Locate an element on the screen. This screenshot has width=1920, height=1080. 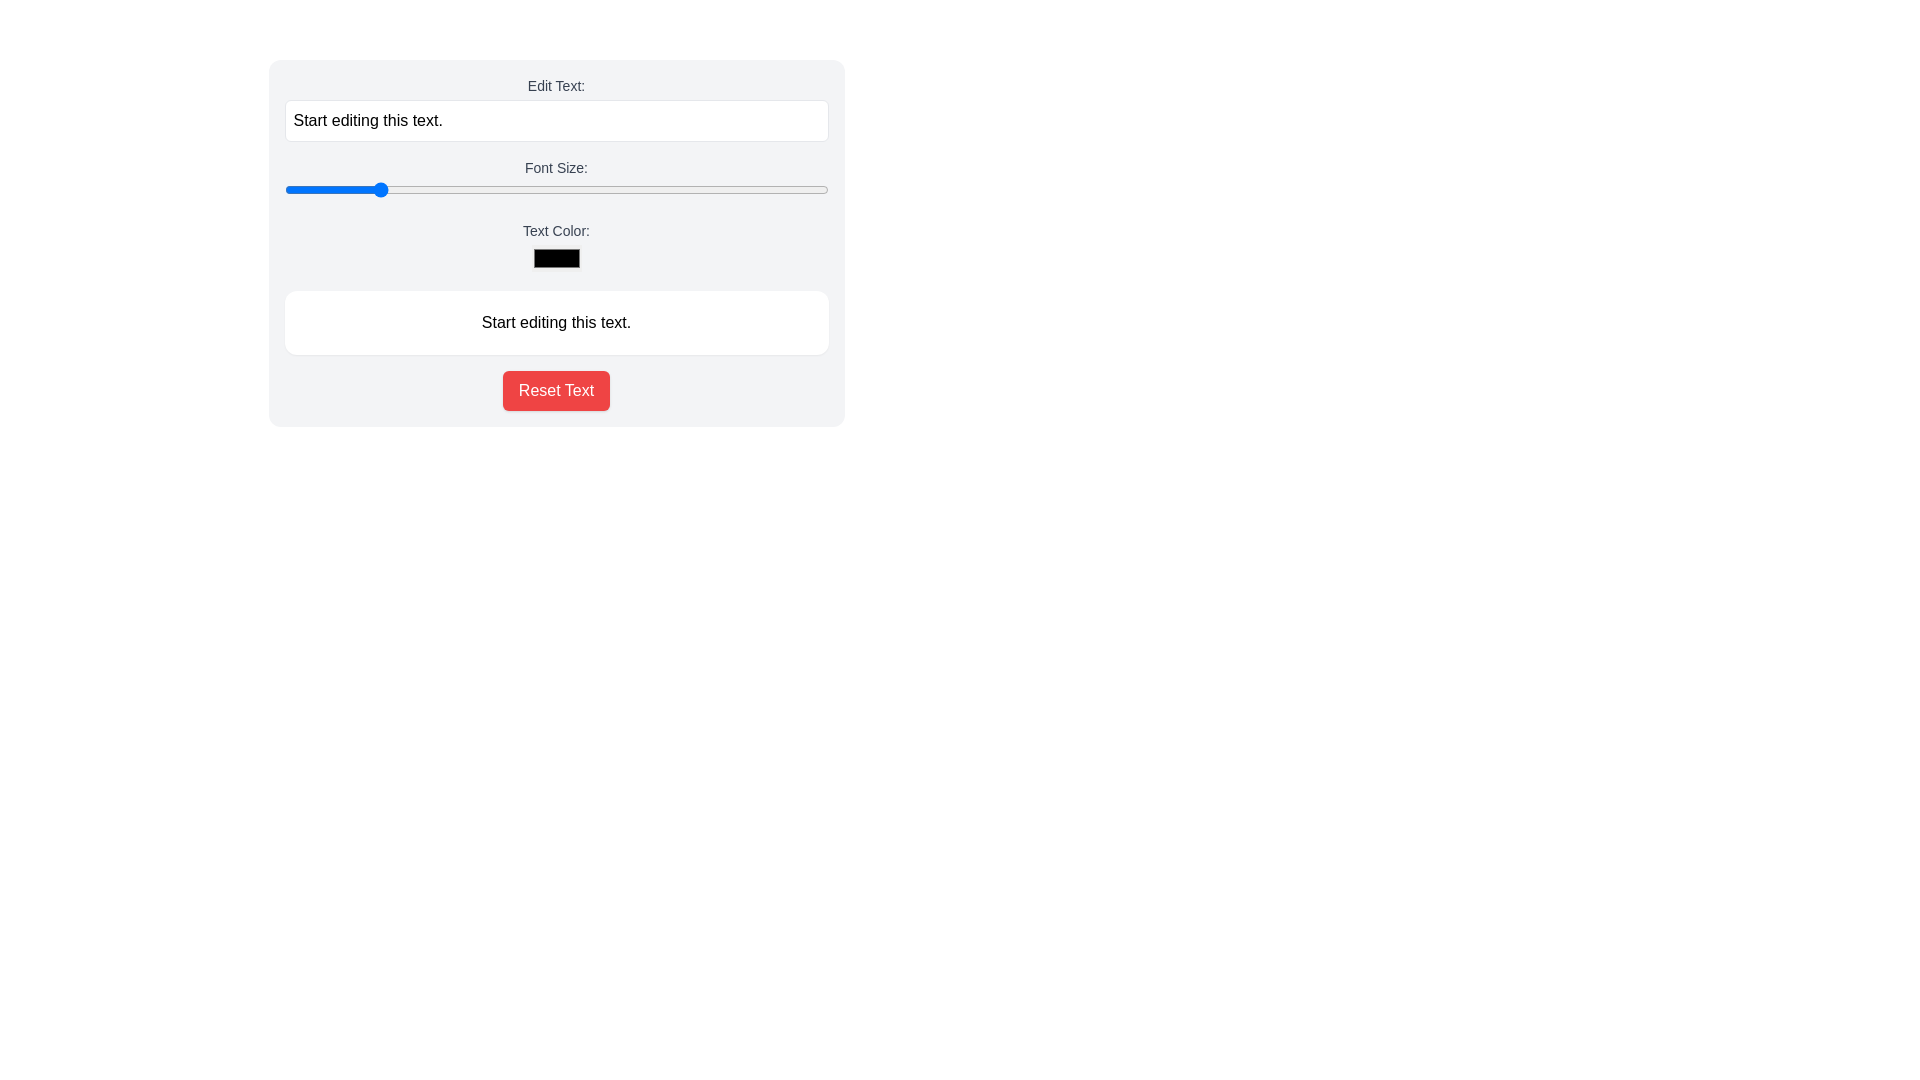
font size is located at coordinates (488, 189).